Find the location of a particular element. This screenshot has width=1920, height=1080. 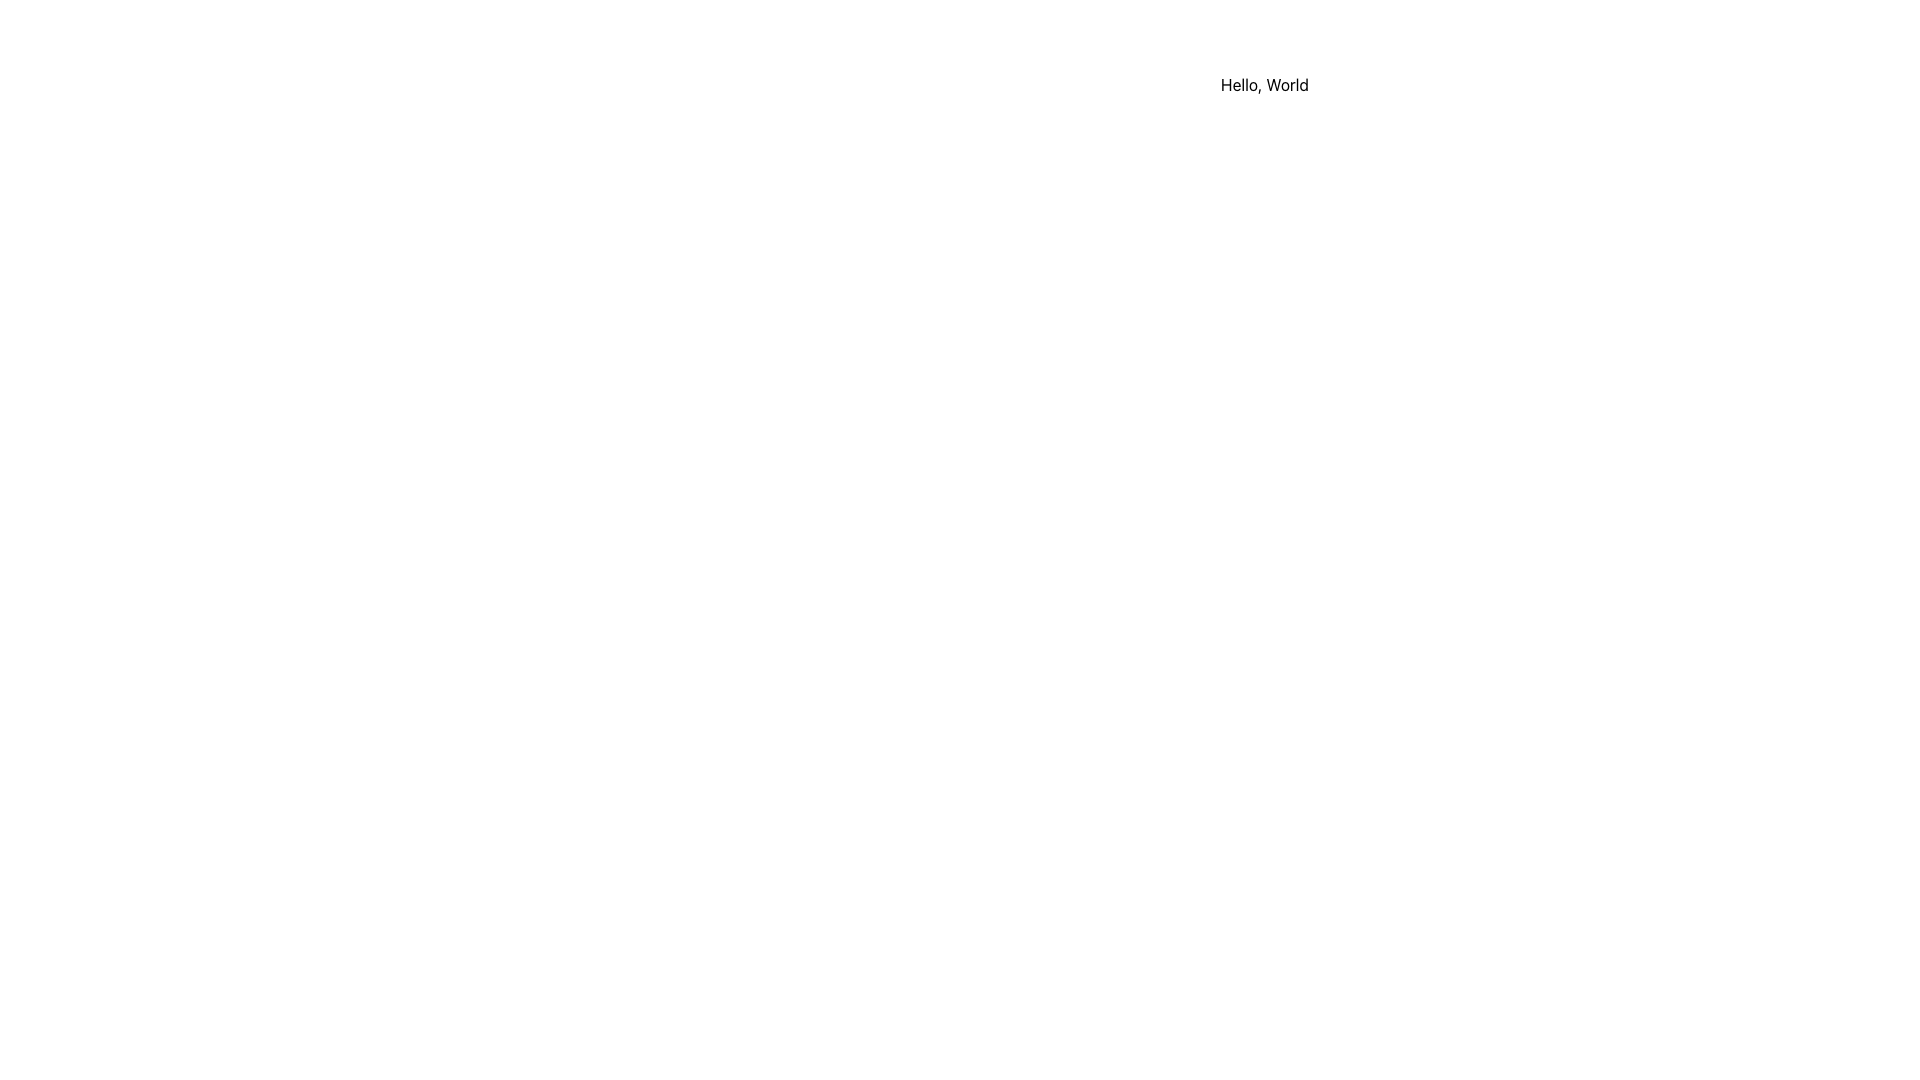

the text label displaying 'Hello, World', which is styled in a bold, large font on a white background is located at coordinates (1264, 83).